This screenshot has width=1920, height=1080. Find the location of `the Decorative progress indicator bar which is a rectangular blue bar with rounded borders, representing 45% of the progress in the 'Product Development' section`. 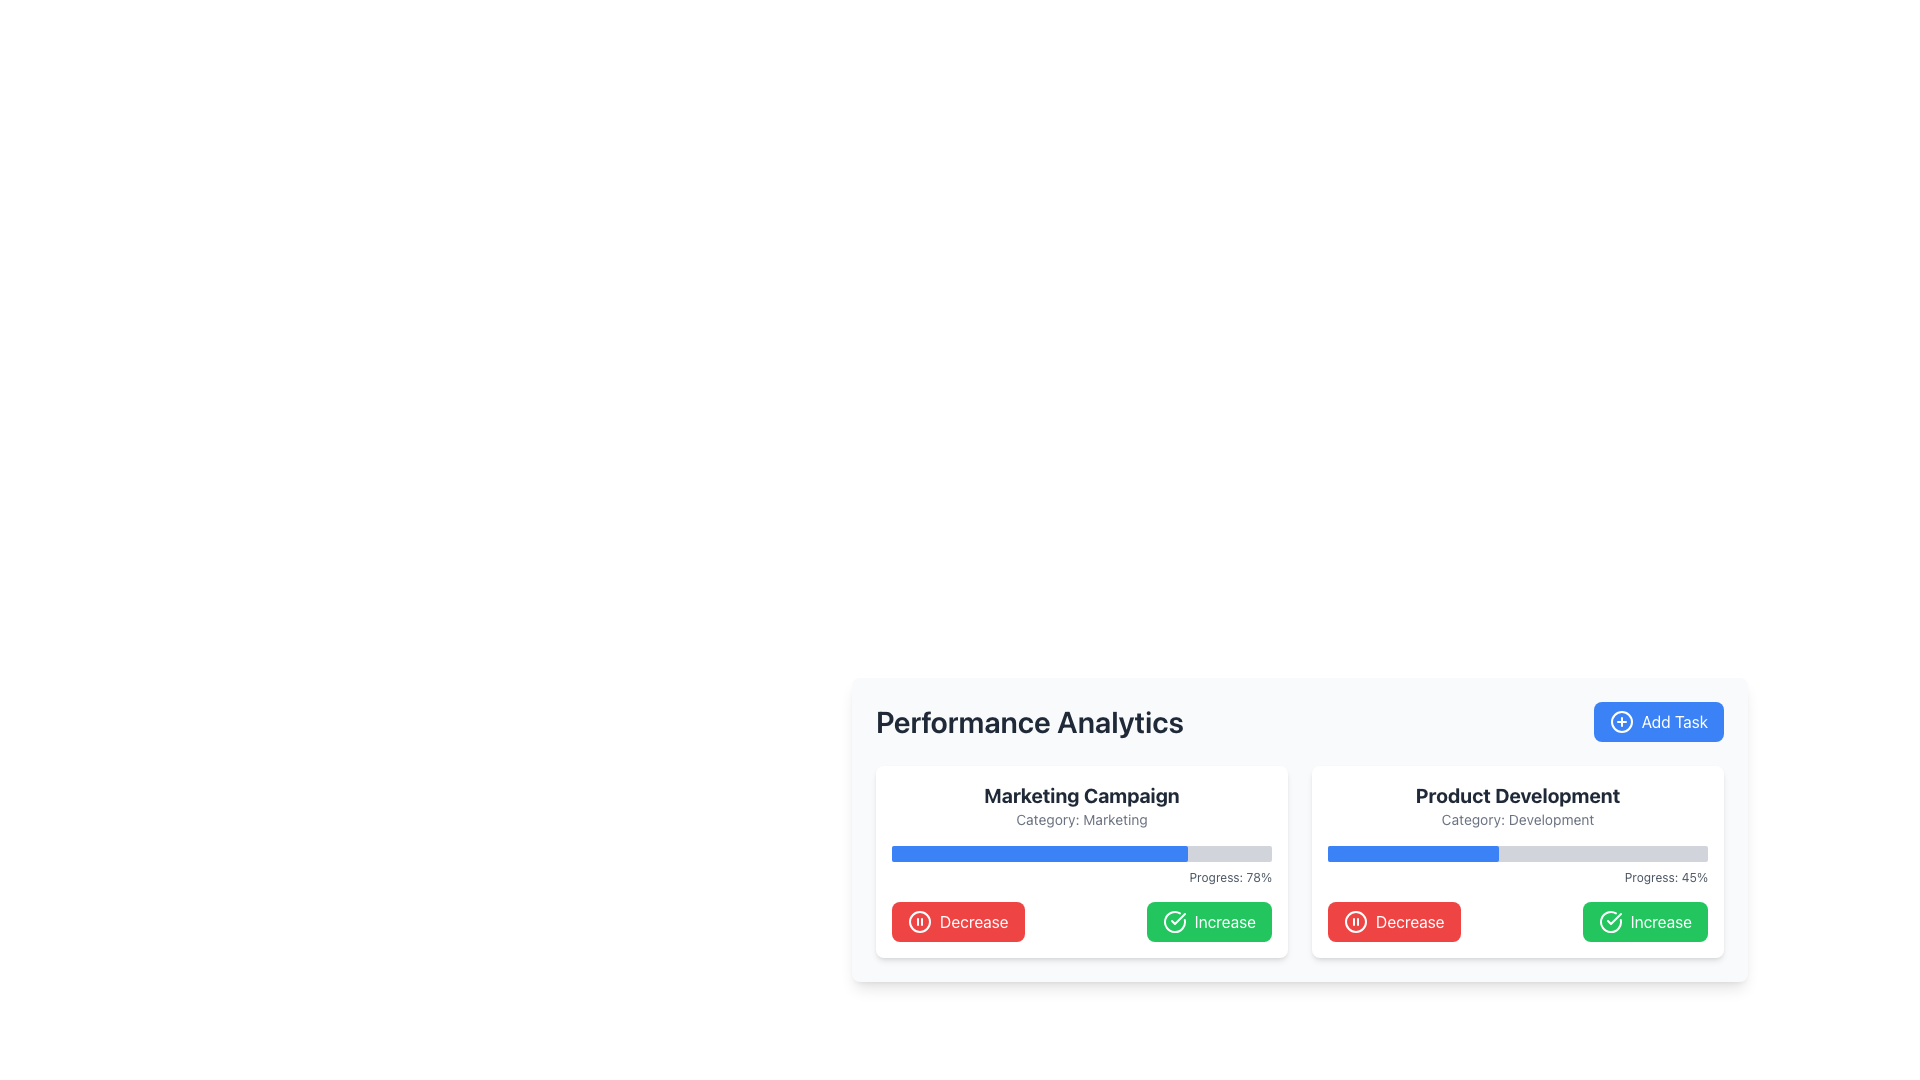

the Decorative progress indicator bar which is a rectangular blue bar with rounded borders, representing 45% of the progress in the 'Product Development' section is located at coordinates (1412, 853).